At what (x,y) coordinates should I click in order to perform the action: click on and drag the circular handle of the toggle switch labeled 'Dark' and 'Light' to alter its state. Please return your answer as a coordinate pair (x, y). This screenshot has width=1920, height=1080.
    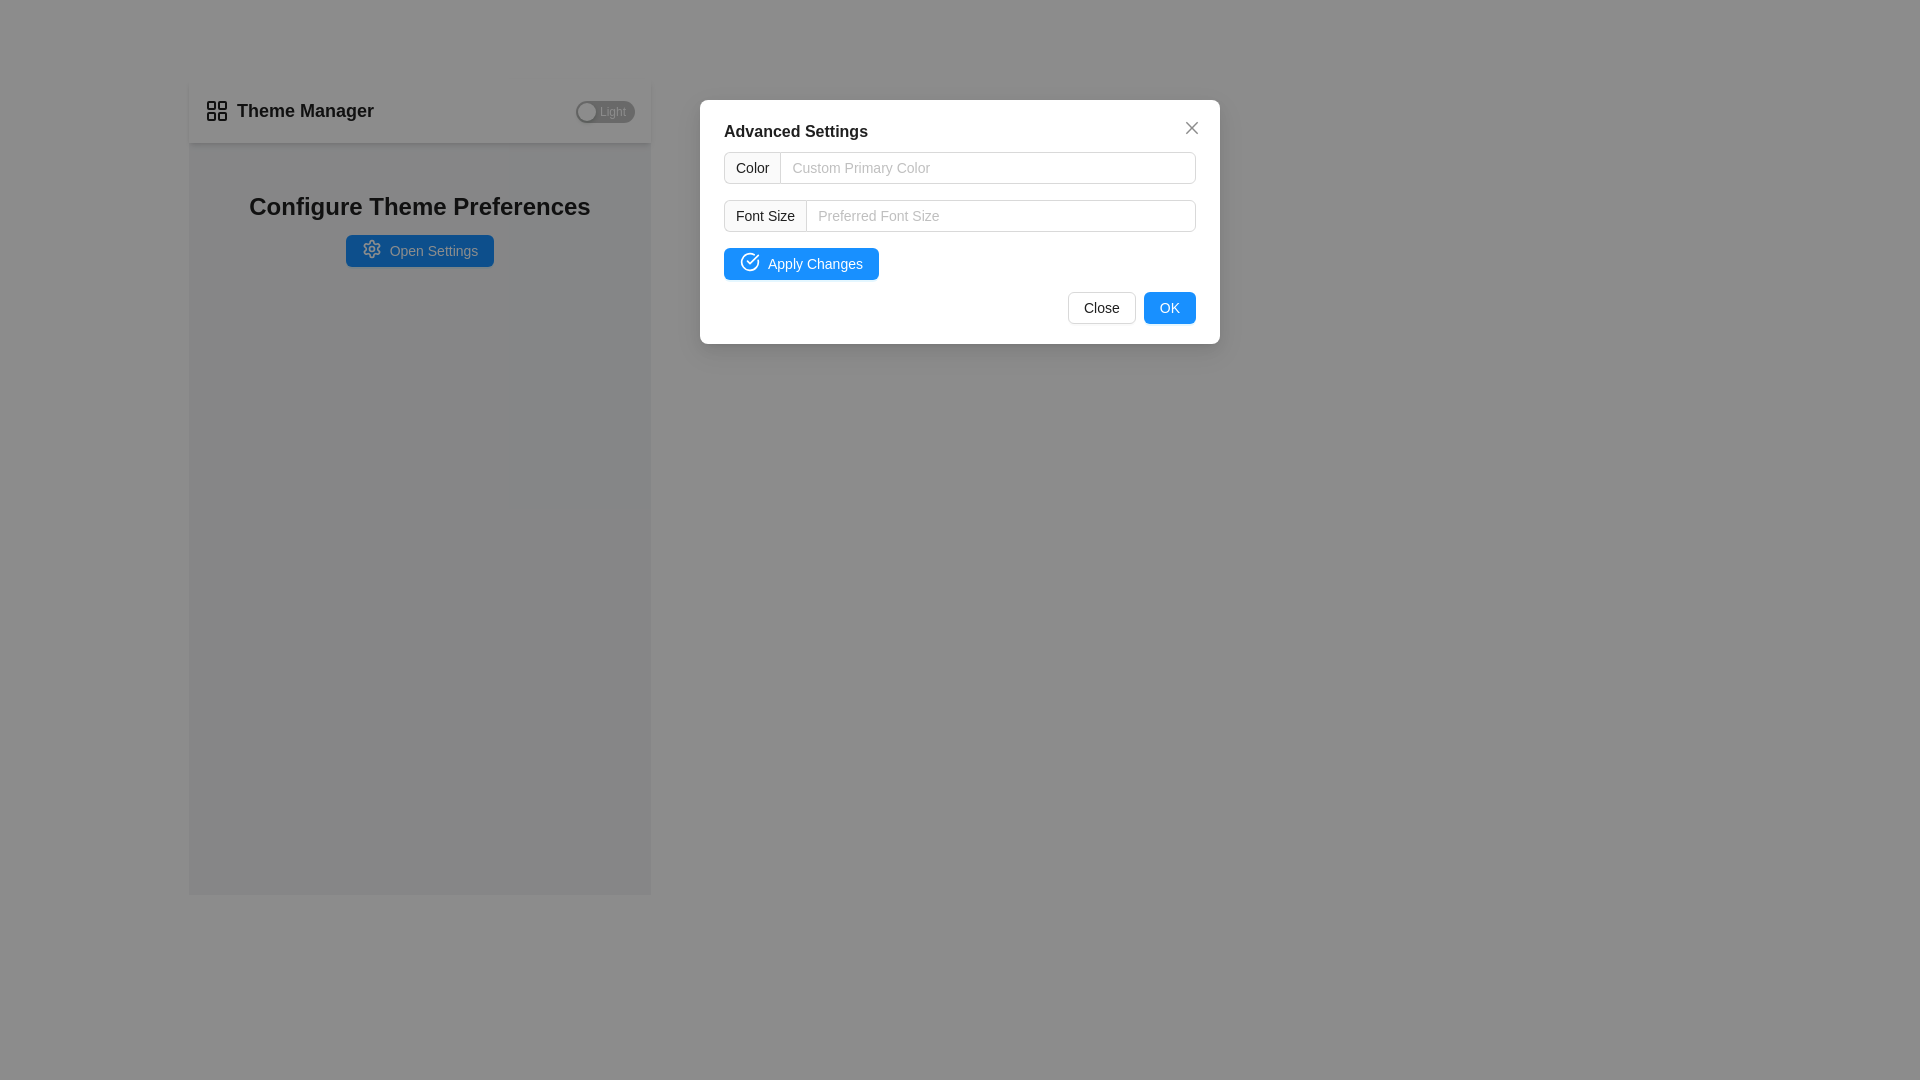
    Looking at the image, I should click on (585, 112).